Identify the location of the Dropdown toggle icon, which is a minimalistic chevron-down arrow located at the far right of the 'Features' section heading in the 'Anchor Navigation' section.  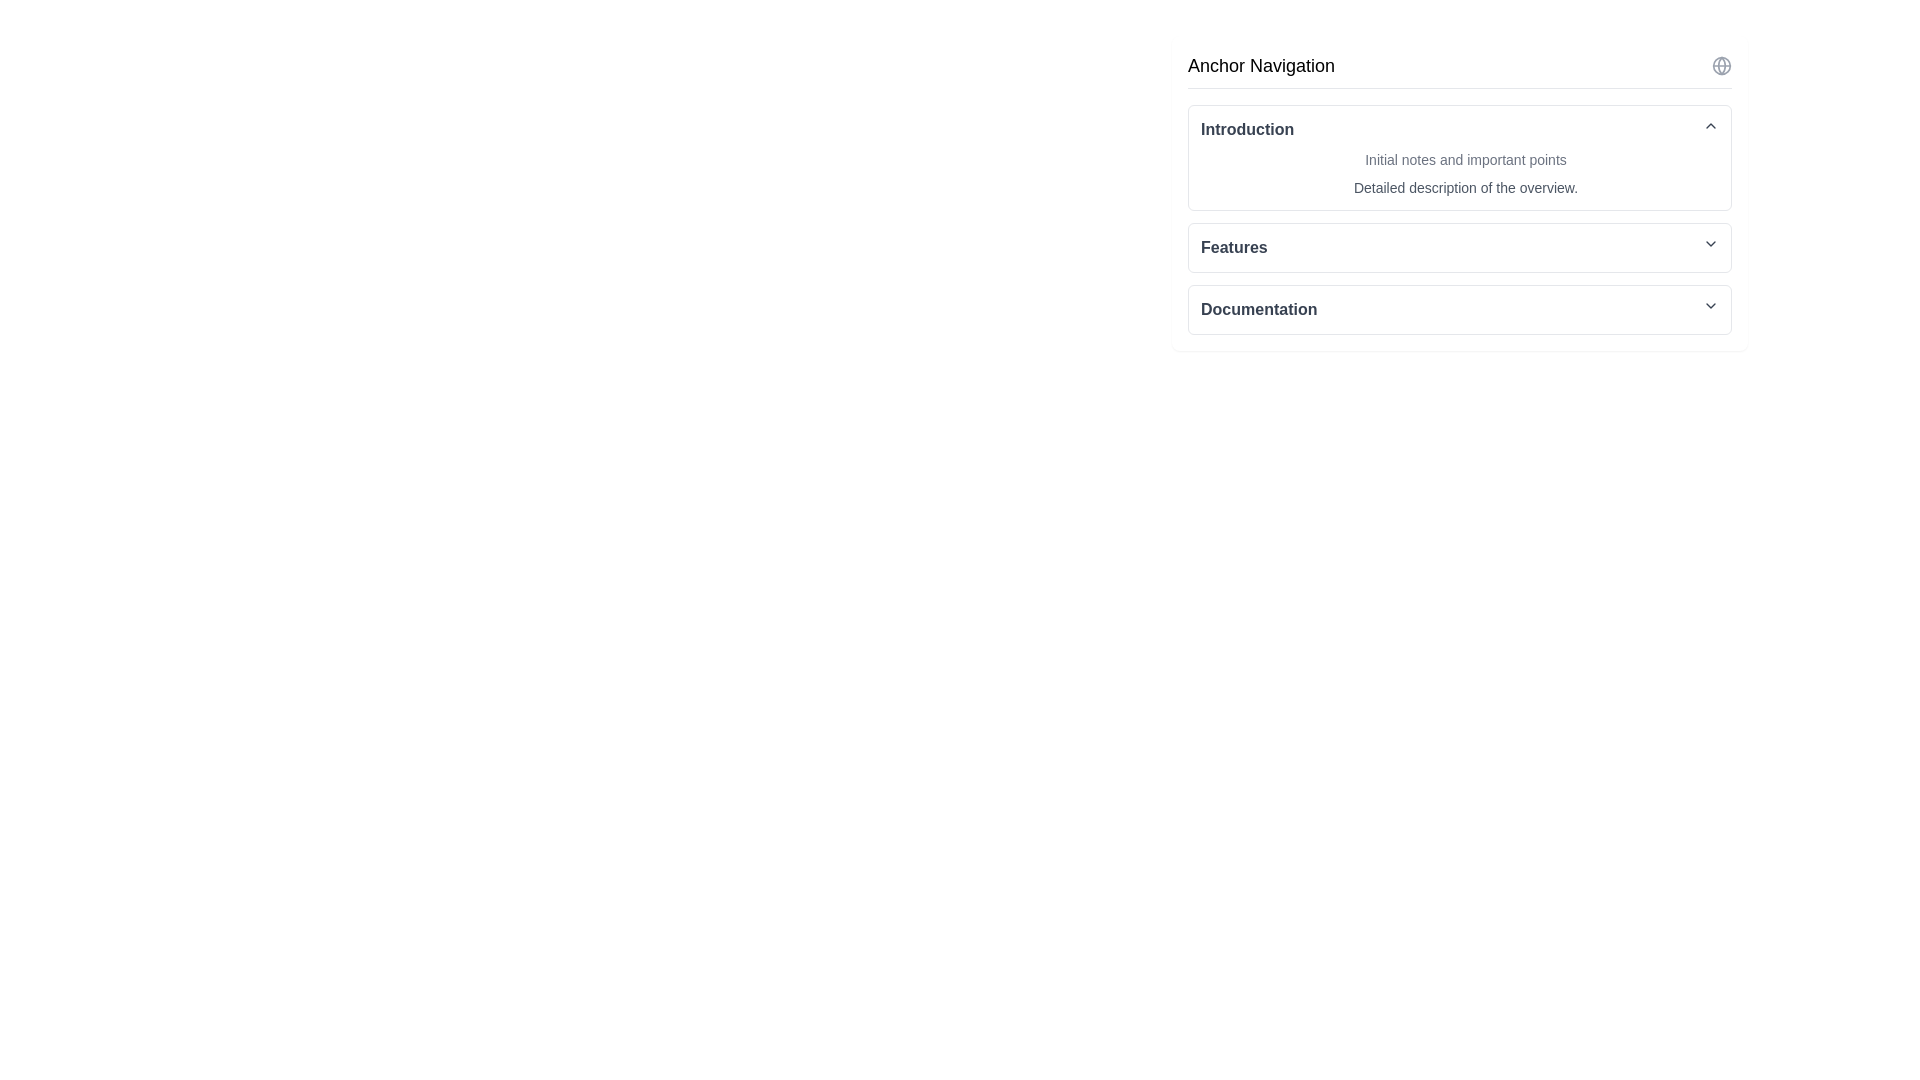
(1709, 242).